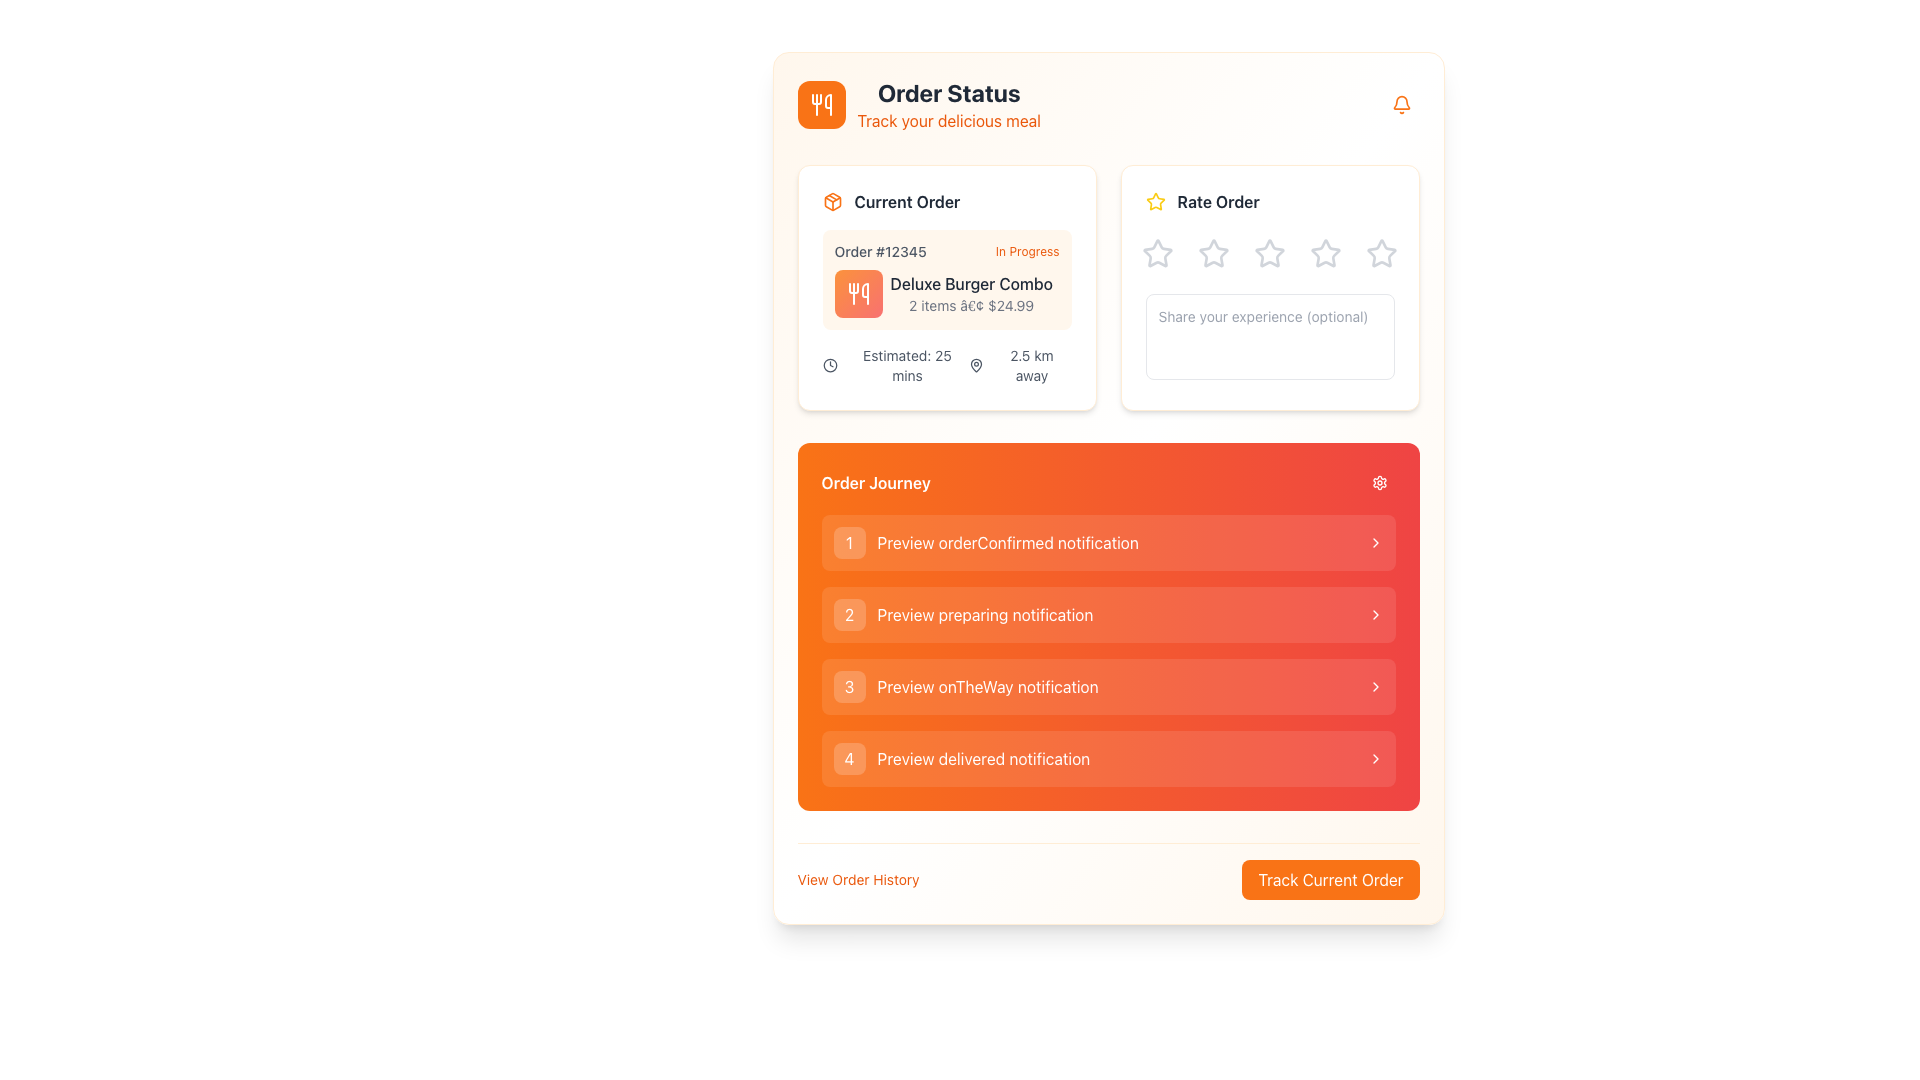 Image resolution: width=1920 pixels, height=1080 pixels. I want to click on informational text element displaying estimated time and distance, located in the 'Current Order' section under 'Order Status', so click(945, 366).